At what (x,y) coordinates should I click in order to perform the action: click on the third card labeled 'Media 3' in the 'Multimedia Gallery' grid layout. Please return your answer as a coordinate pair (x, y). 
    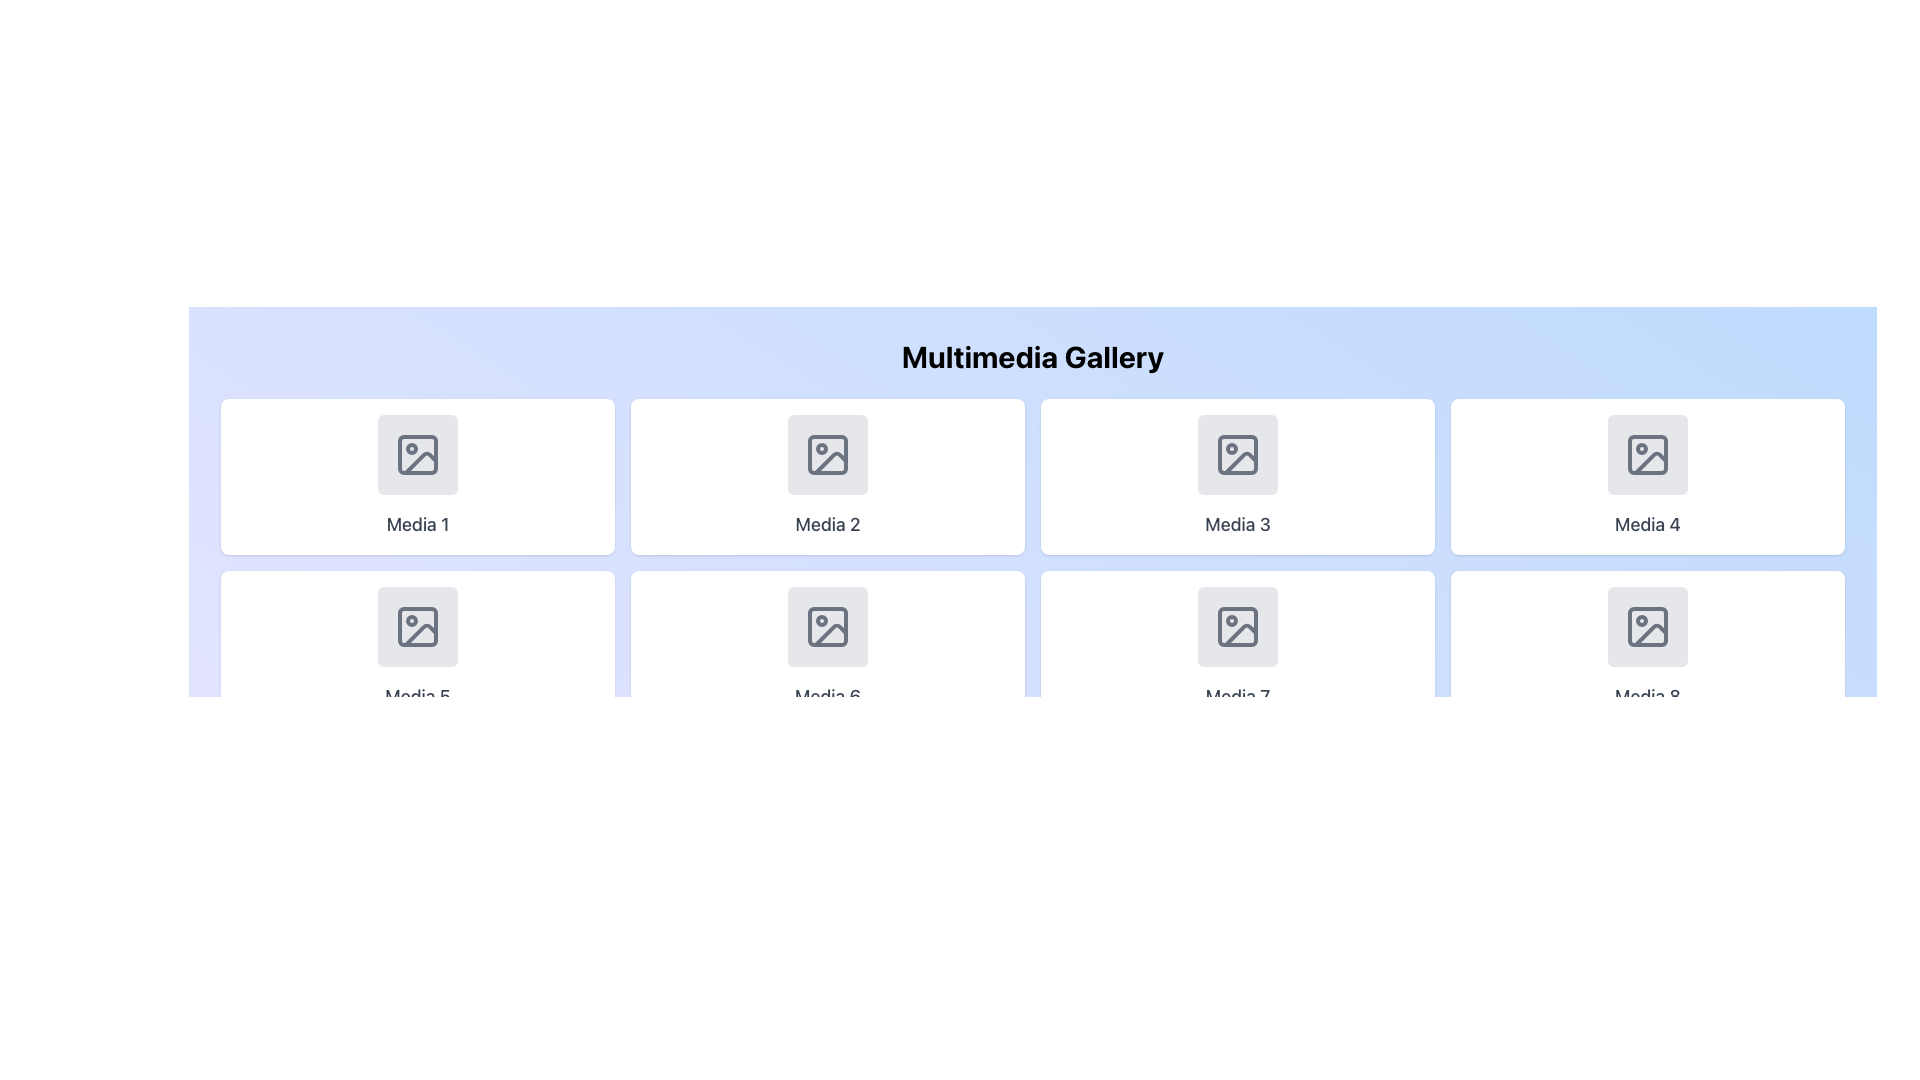
    Looking at the image, I should click on (1237, 477).